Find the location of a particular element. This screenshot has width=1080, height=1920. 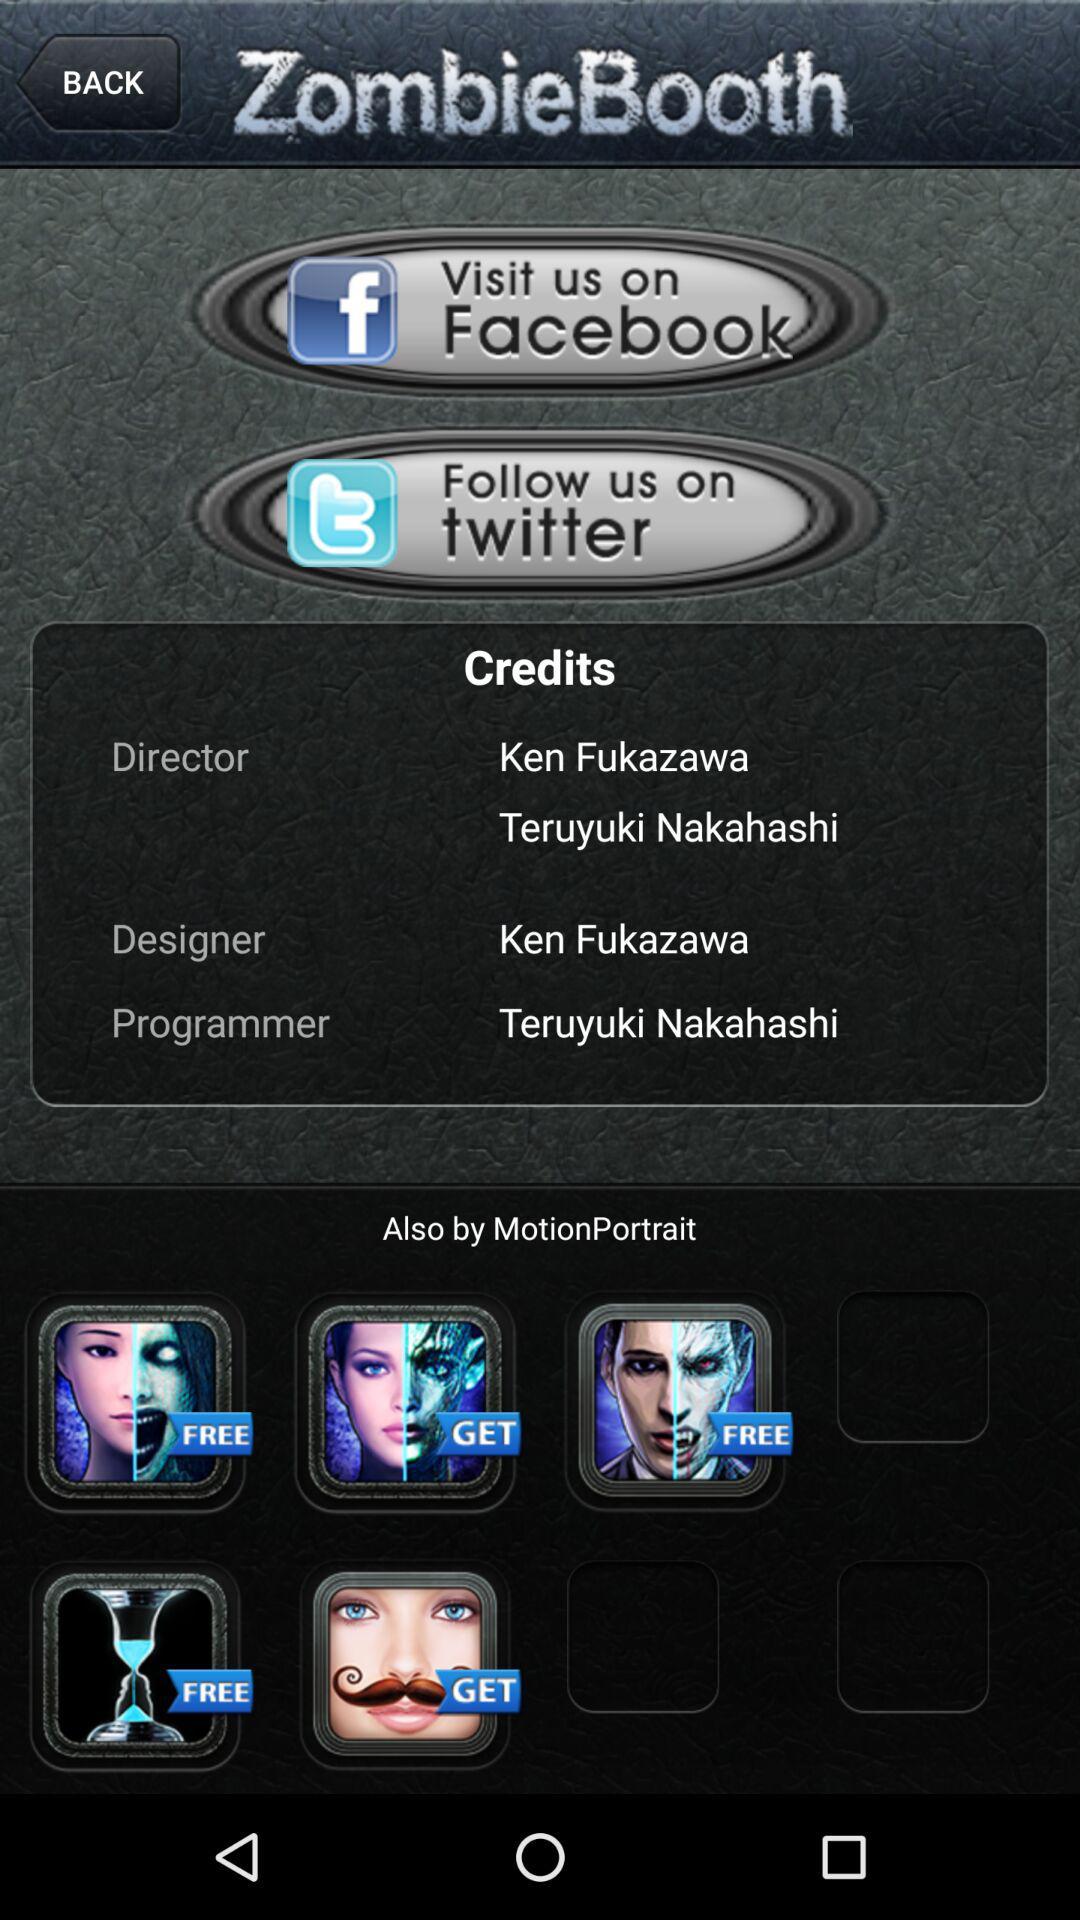

this option advertisement is located at coordinates (540, 513).